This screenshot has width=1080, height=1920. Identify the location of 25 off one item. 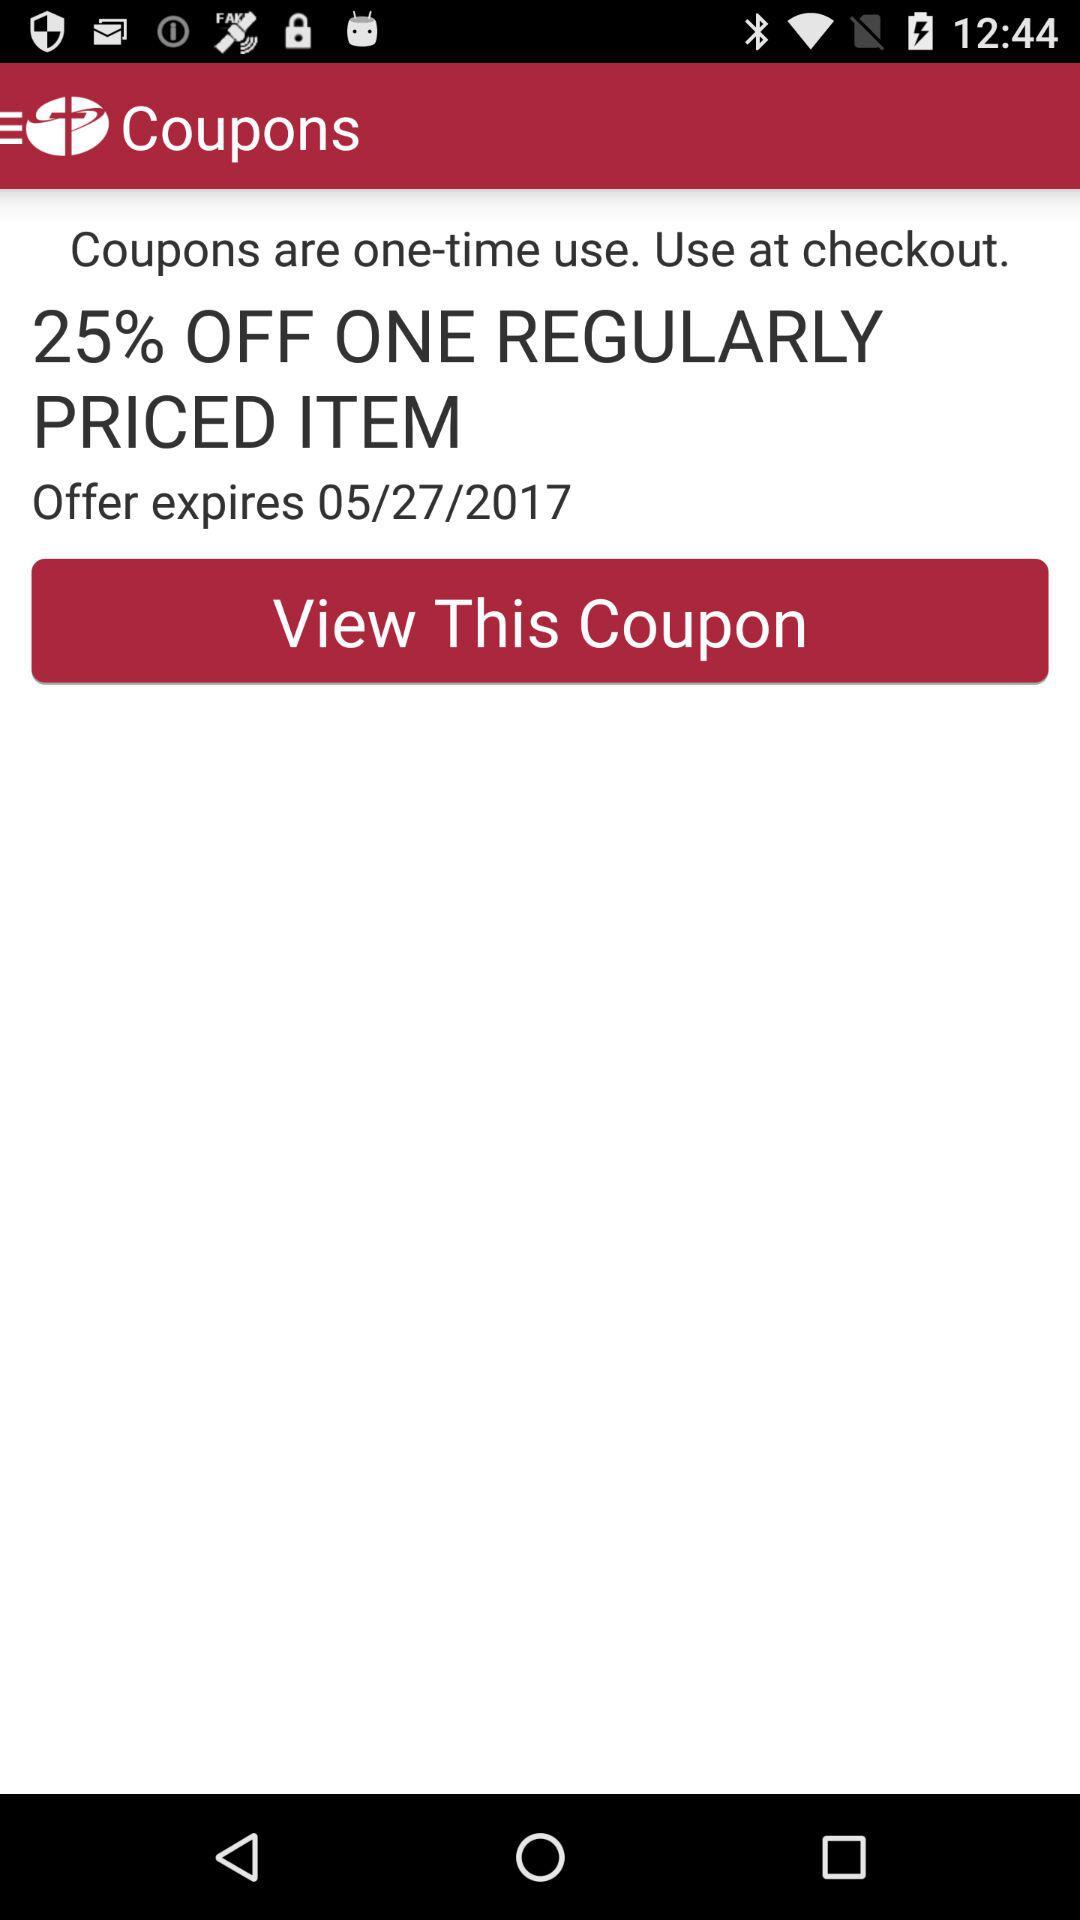
(540, 376).